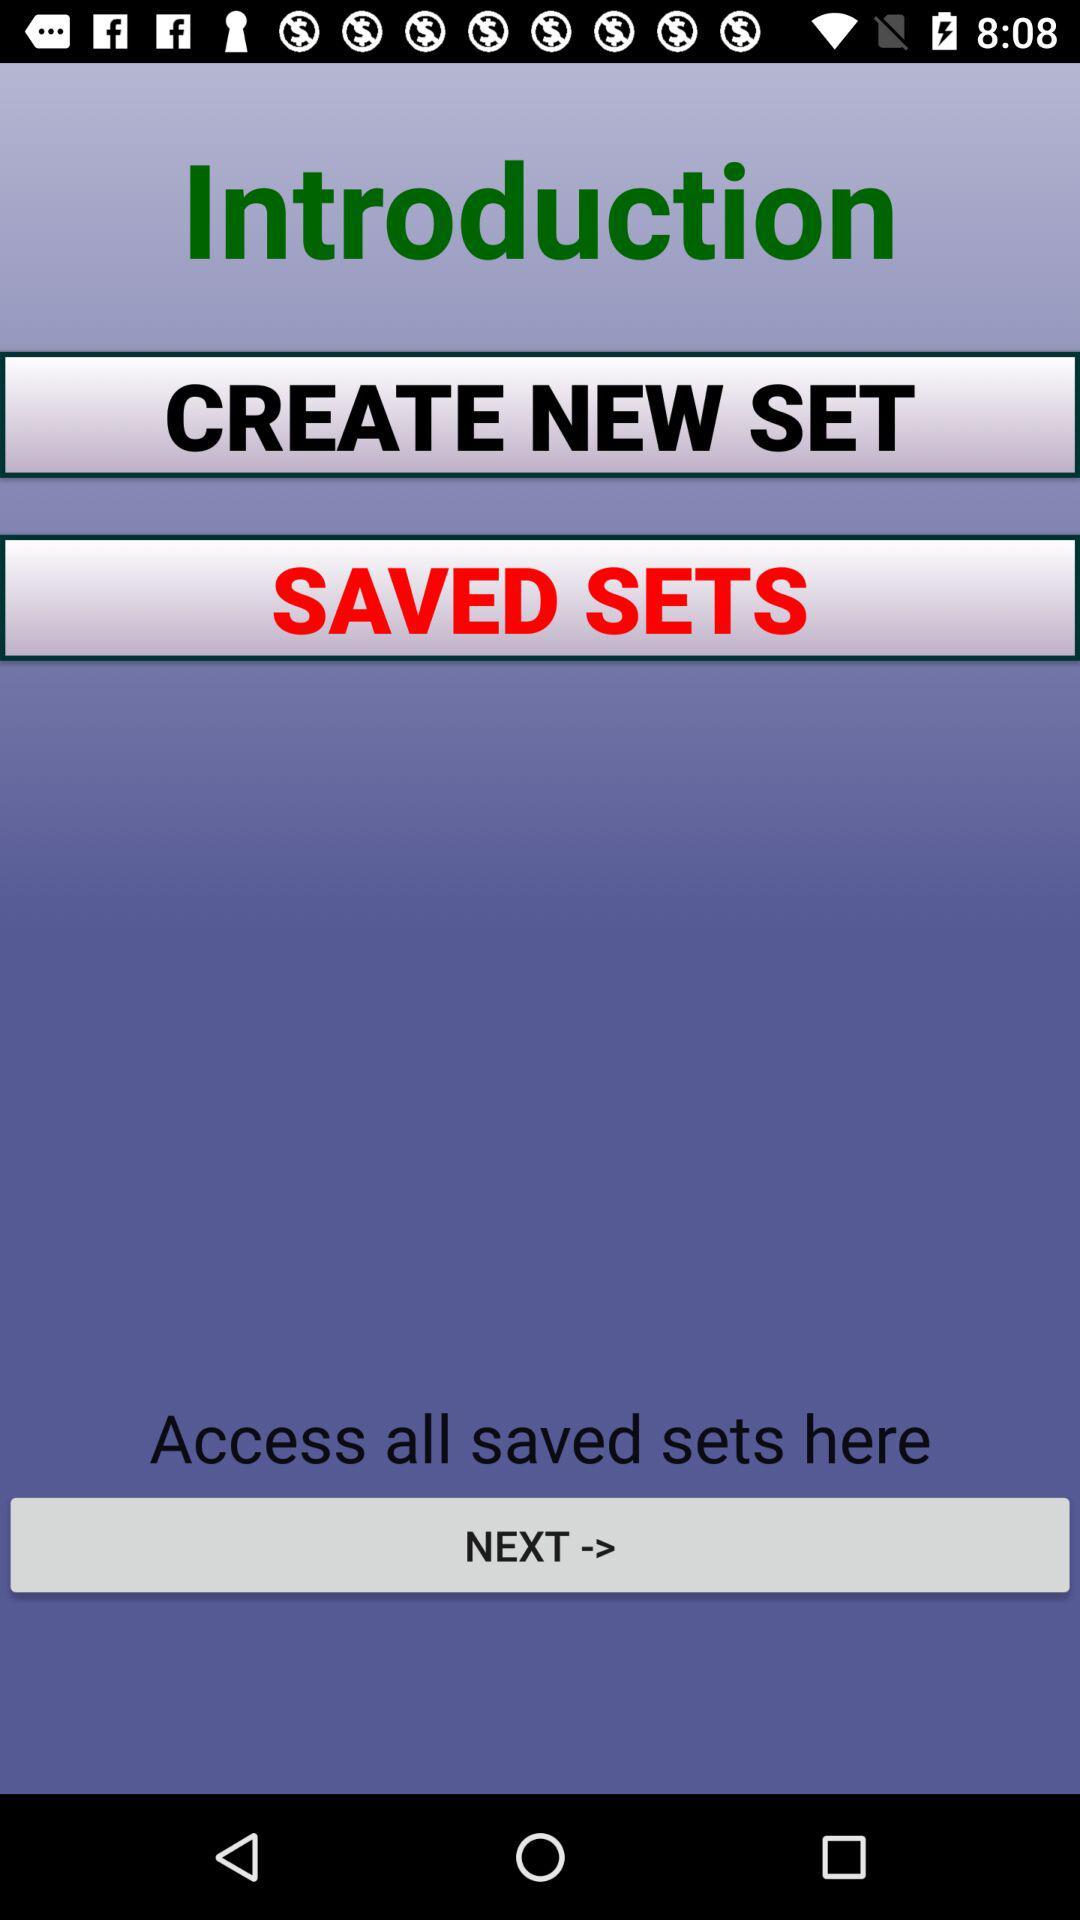 Image resolution: width=1080 pixels, height=1920 pixels. Describe the element at coordinates (540, 413) in the screenshot. I see `the item below introduction icon` at that location.